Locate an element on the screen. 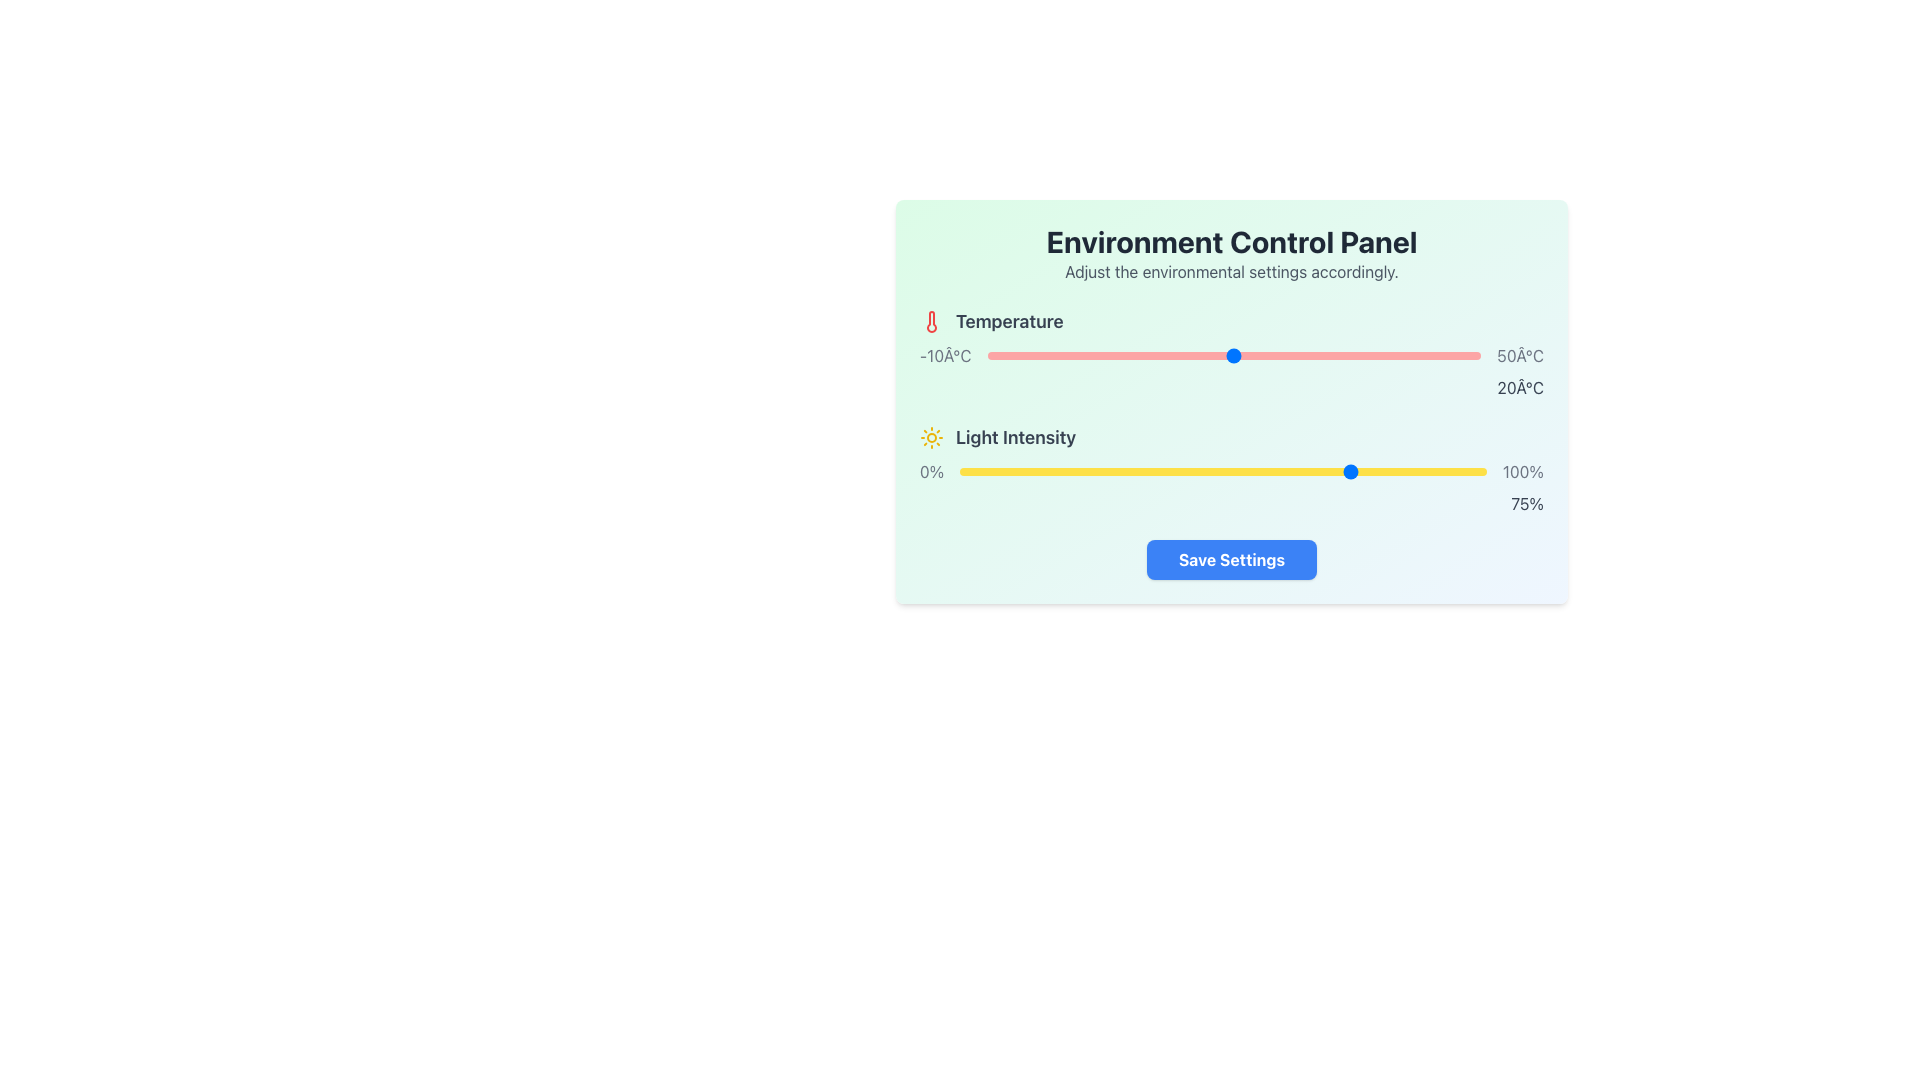  the temperature slider is located at coordinates (1109, 354).